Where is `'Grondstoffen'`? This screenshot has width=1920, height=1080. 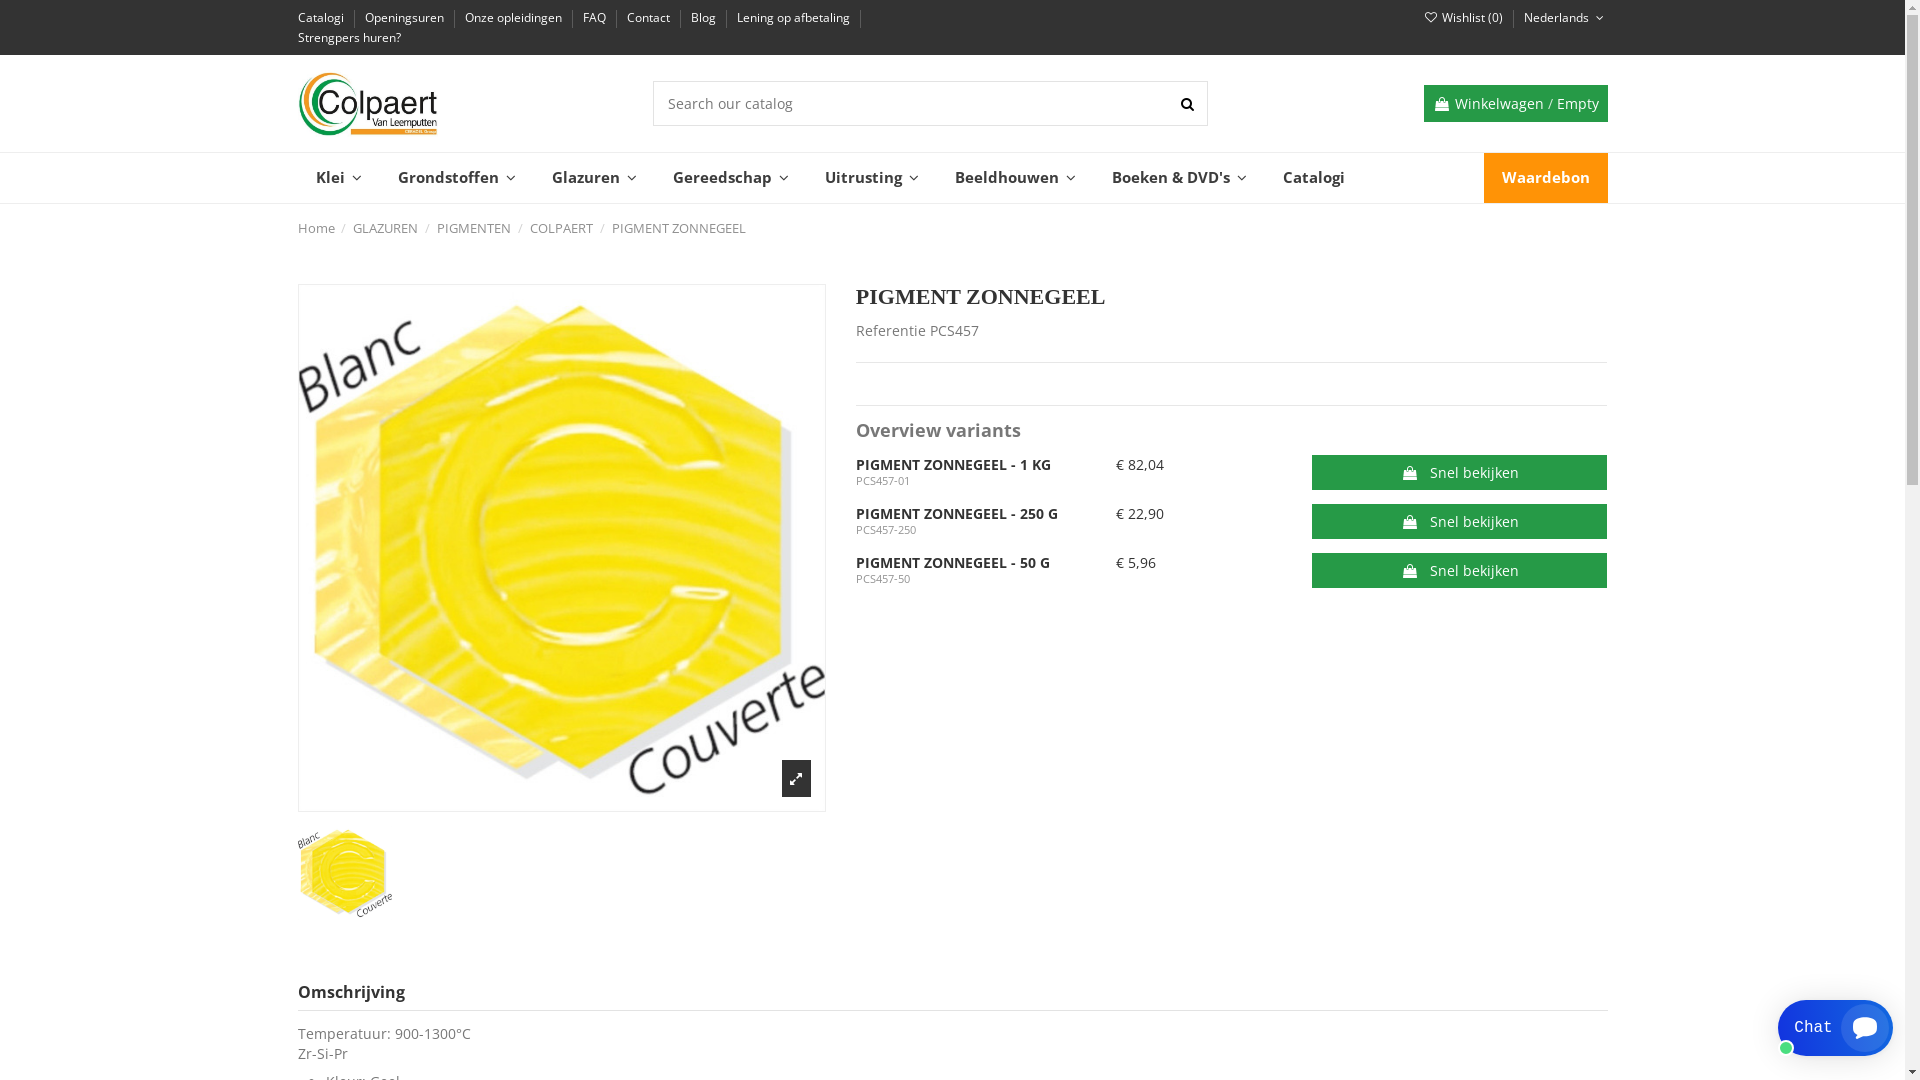
'Grondstoffen' is located at coordinates (455, 176).